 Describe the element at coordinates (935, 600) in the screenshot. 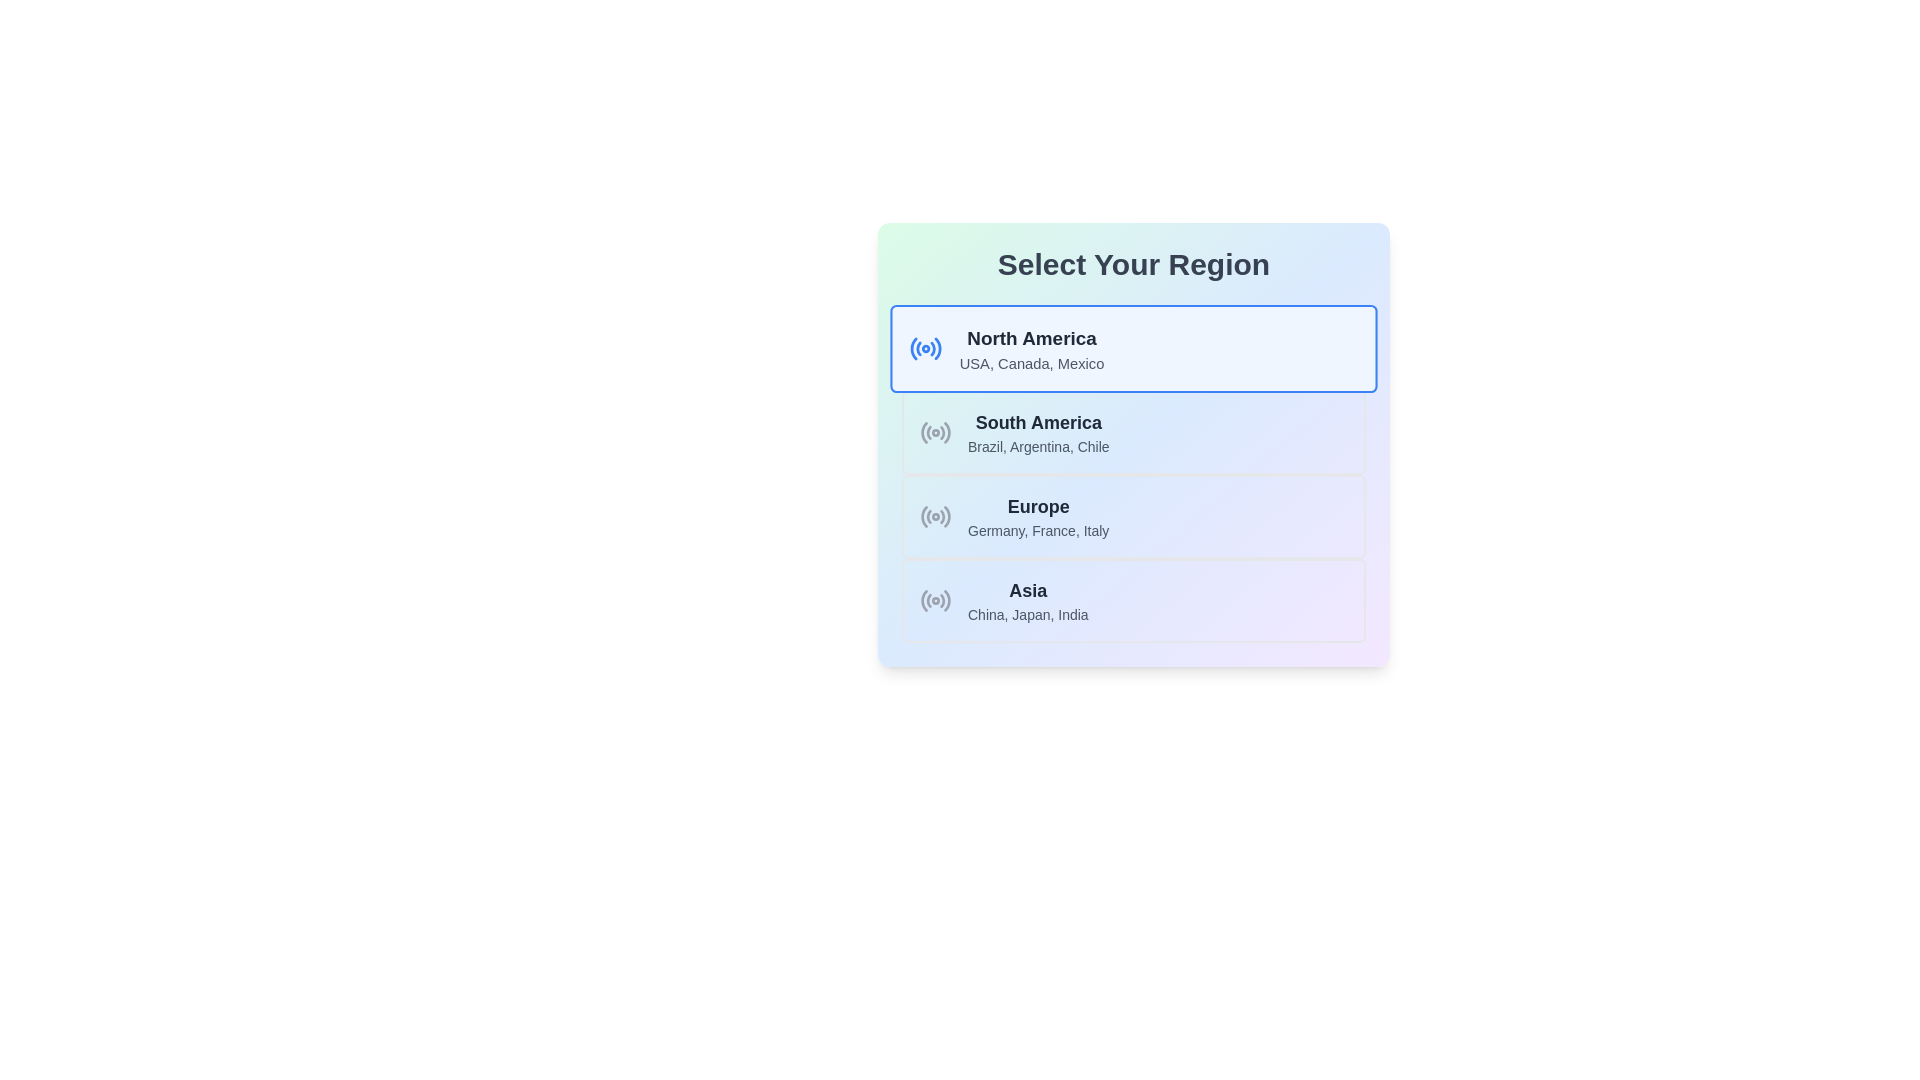

I see `the radio button styled icon representing the 'Asia' region in the region selection menu to indicate the user's choice of the 'Asia' region` at that location.